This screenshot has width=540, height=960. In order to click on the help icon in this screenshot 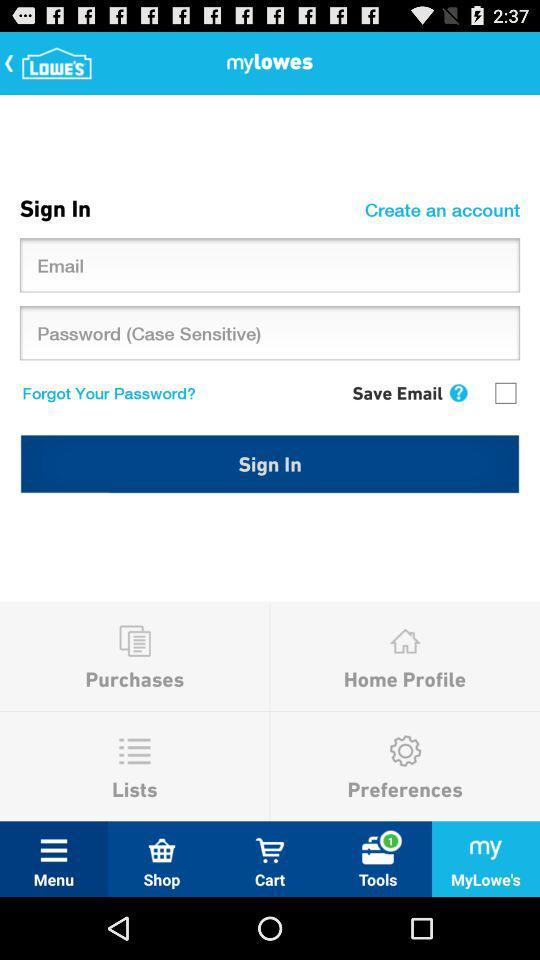, I will do `click(458, 419)`.